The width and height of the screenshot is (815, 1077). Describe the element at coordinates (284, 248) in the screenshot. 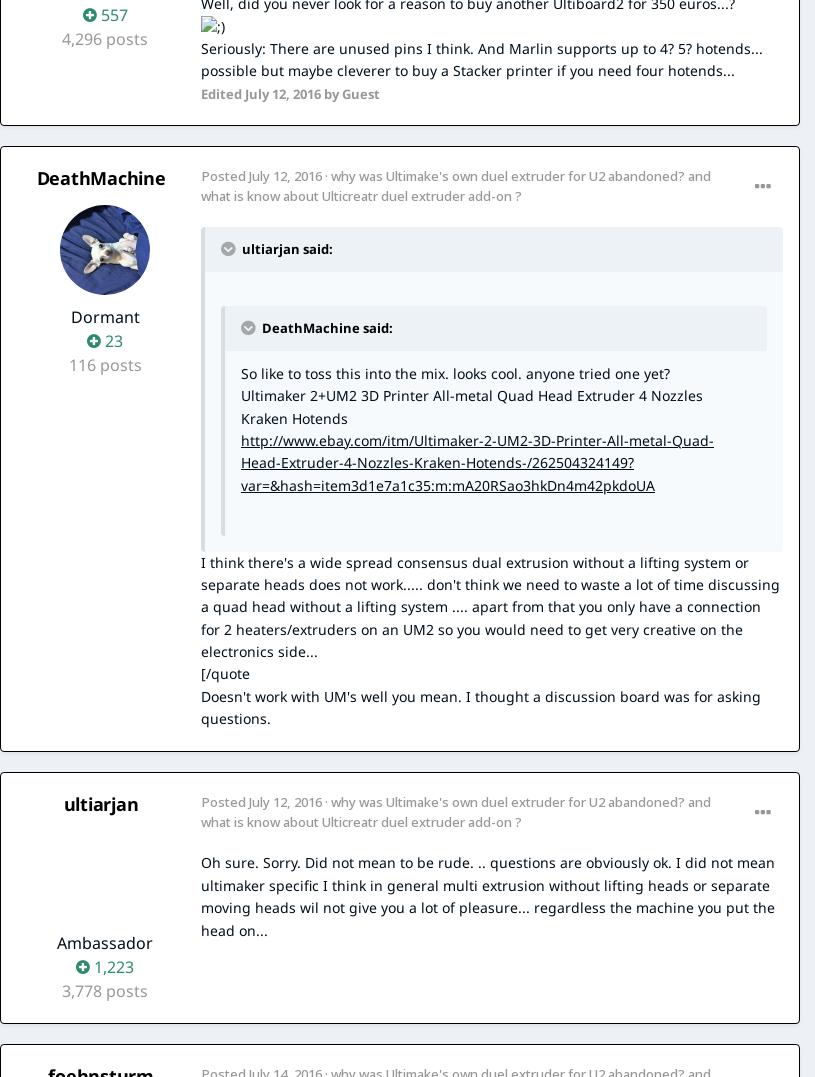

I see `'ultiarjan said:'` at that location.